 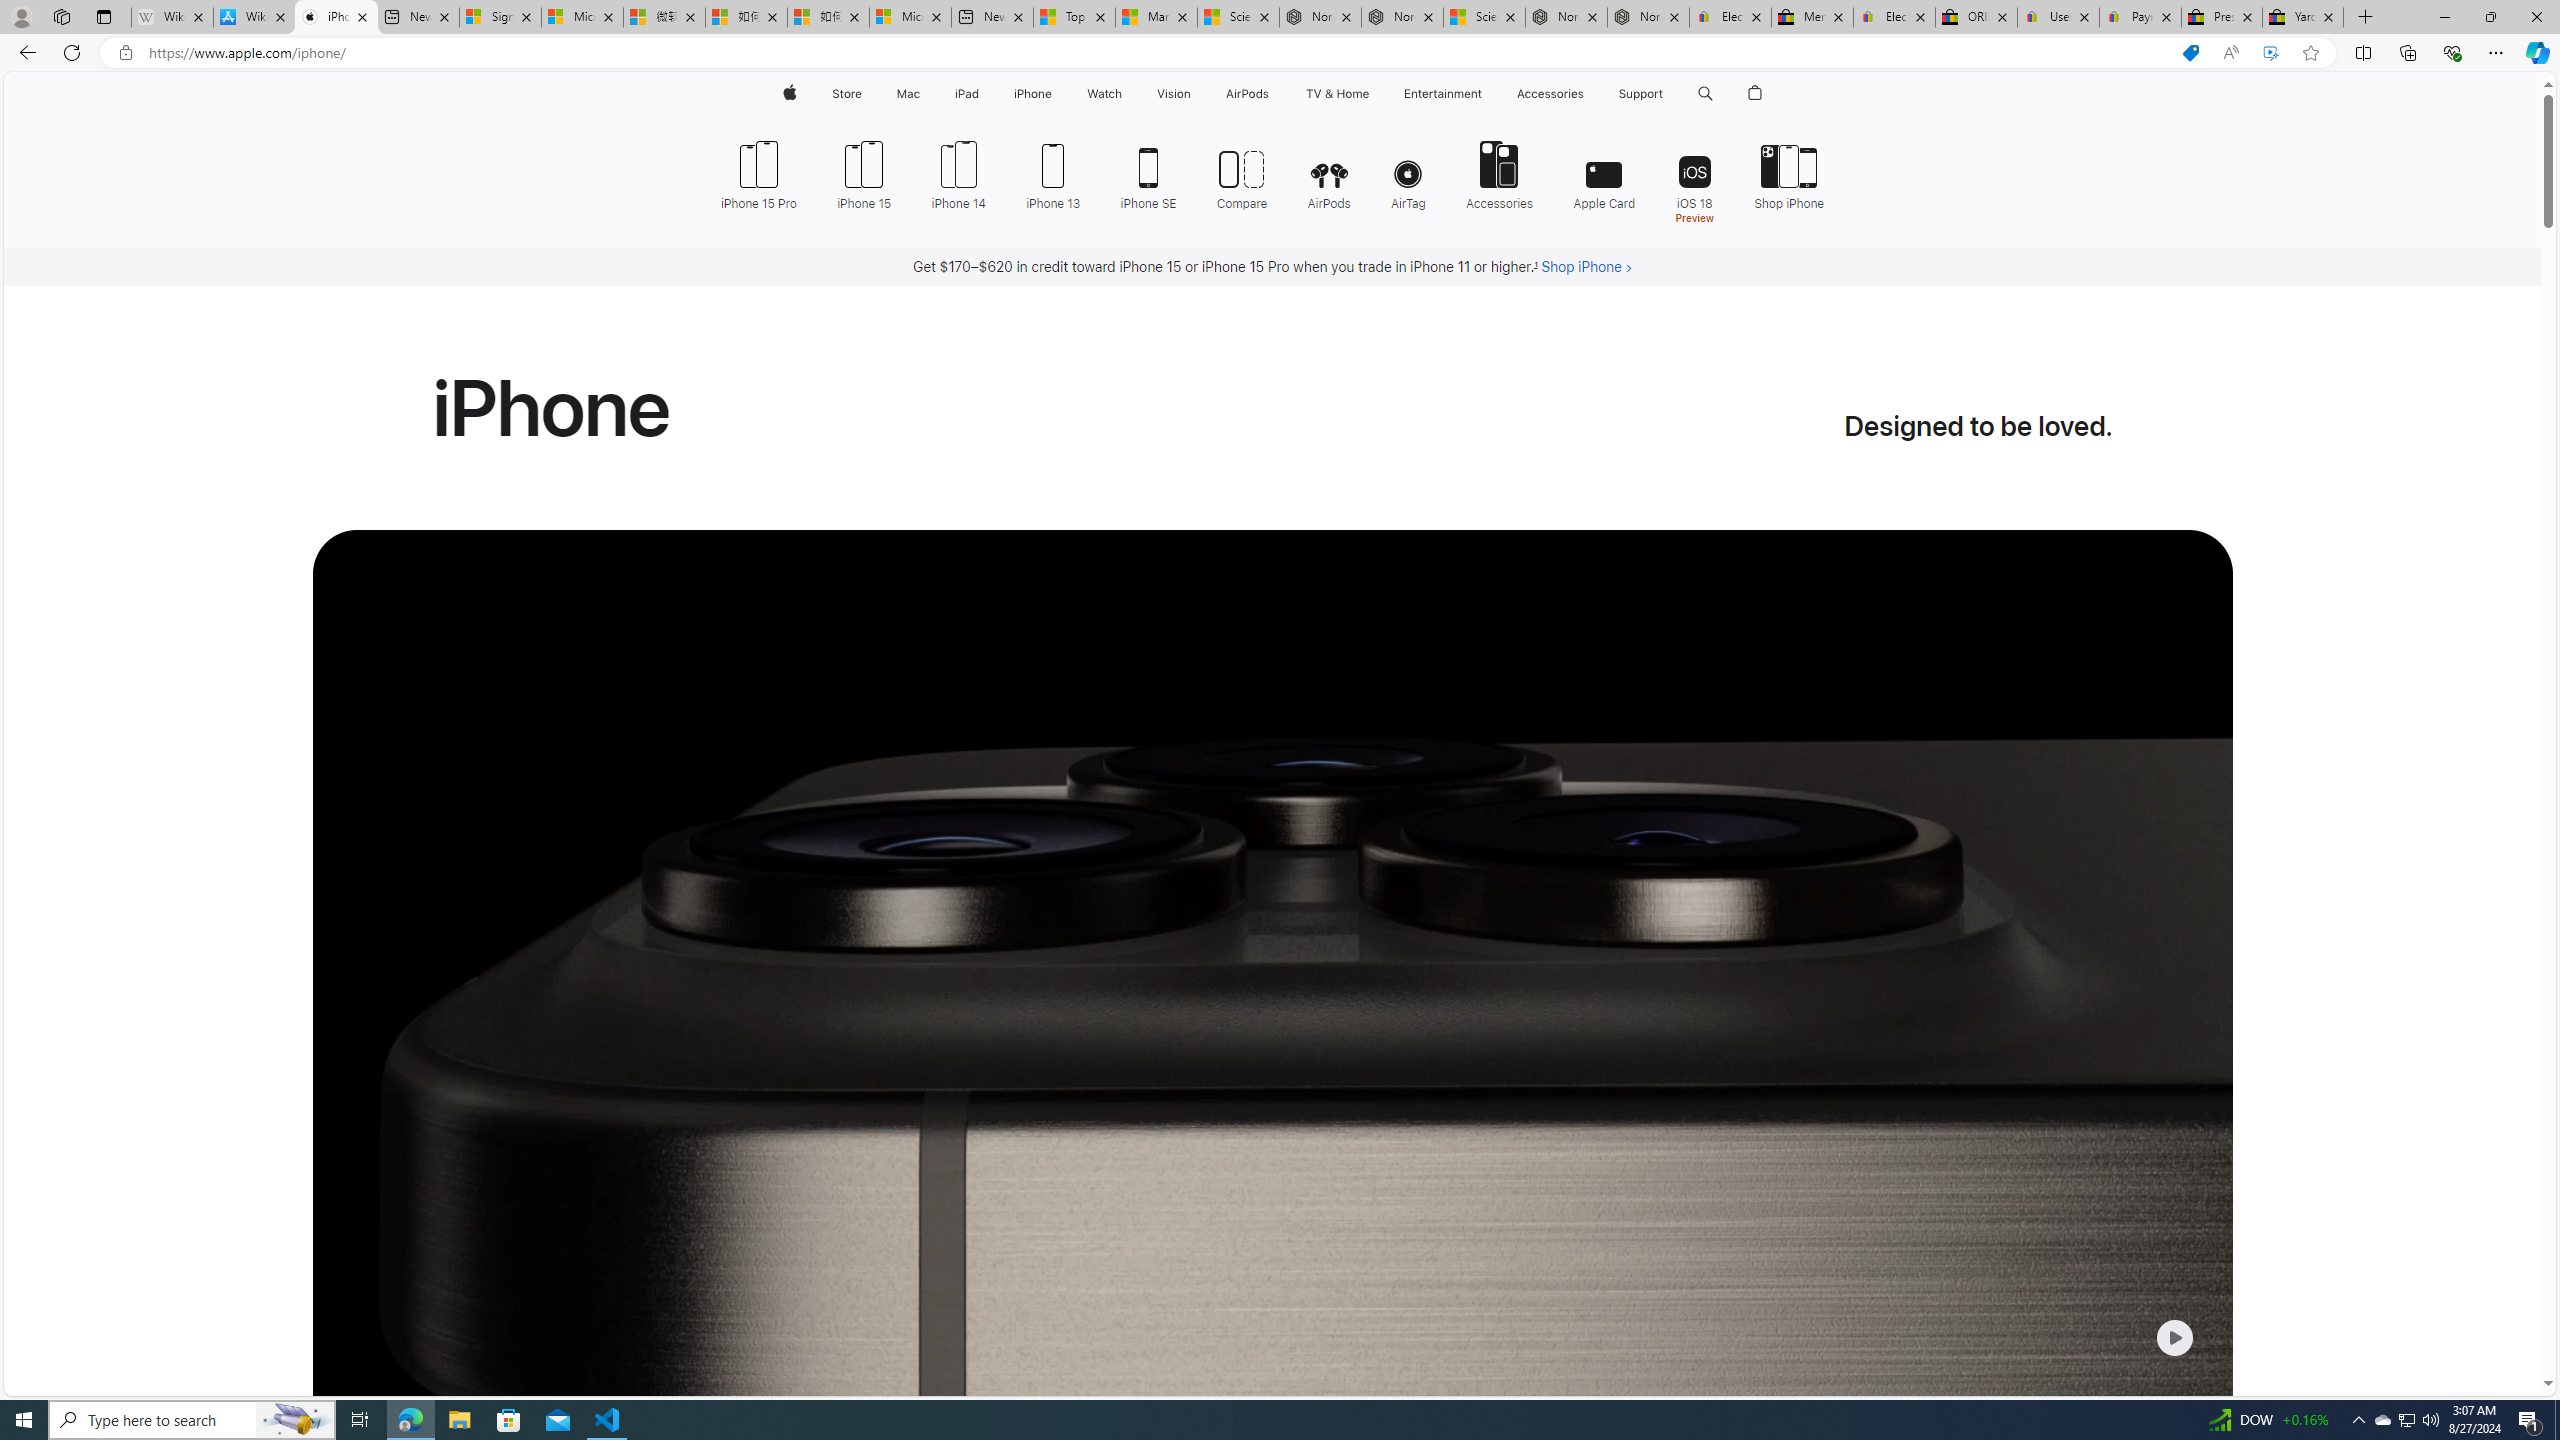 I want to click on 'iPhone menu', so click(x=1055, y=93).